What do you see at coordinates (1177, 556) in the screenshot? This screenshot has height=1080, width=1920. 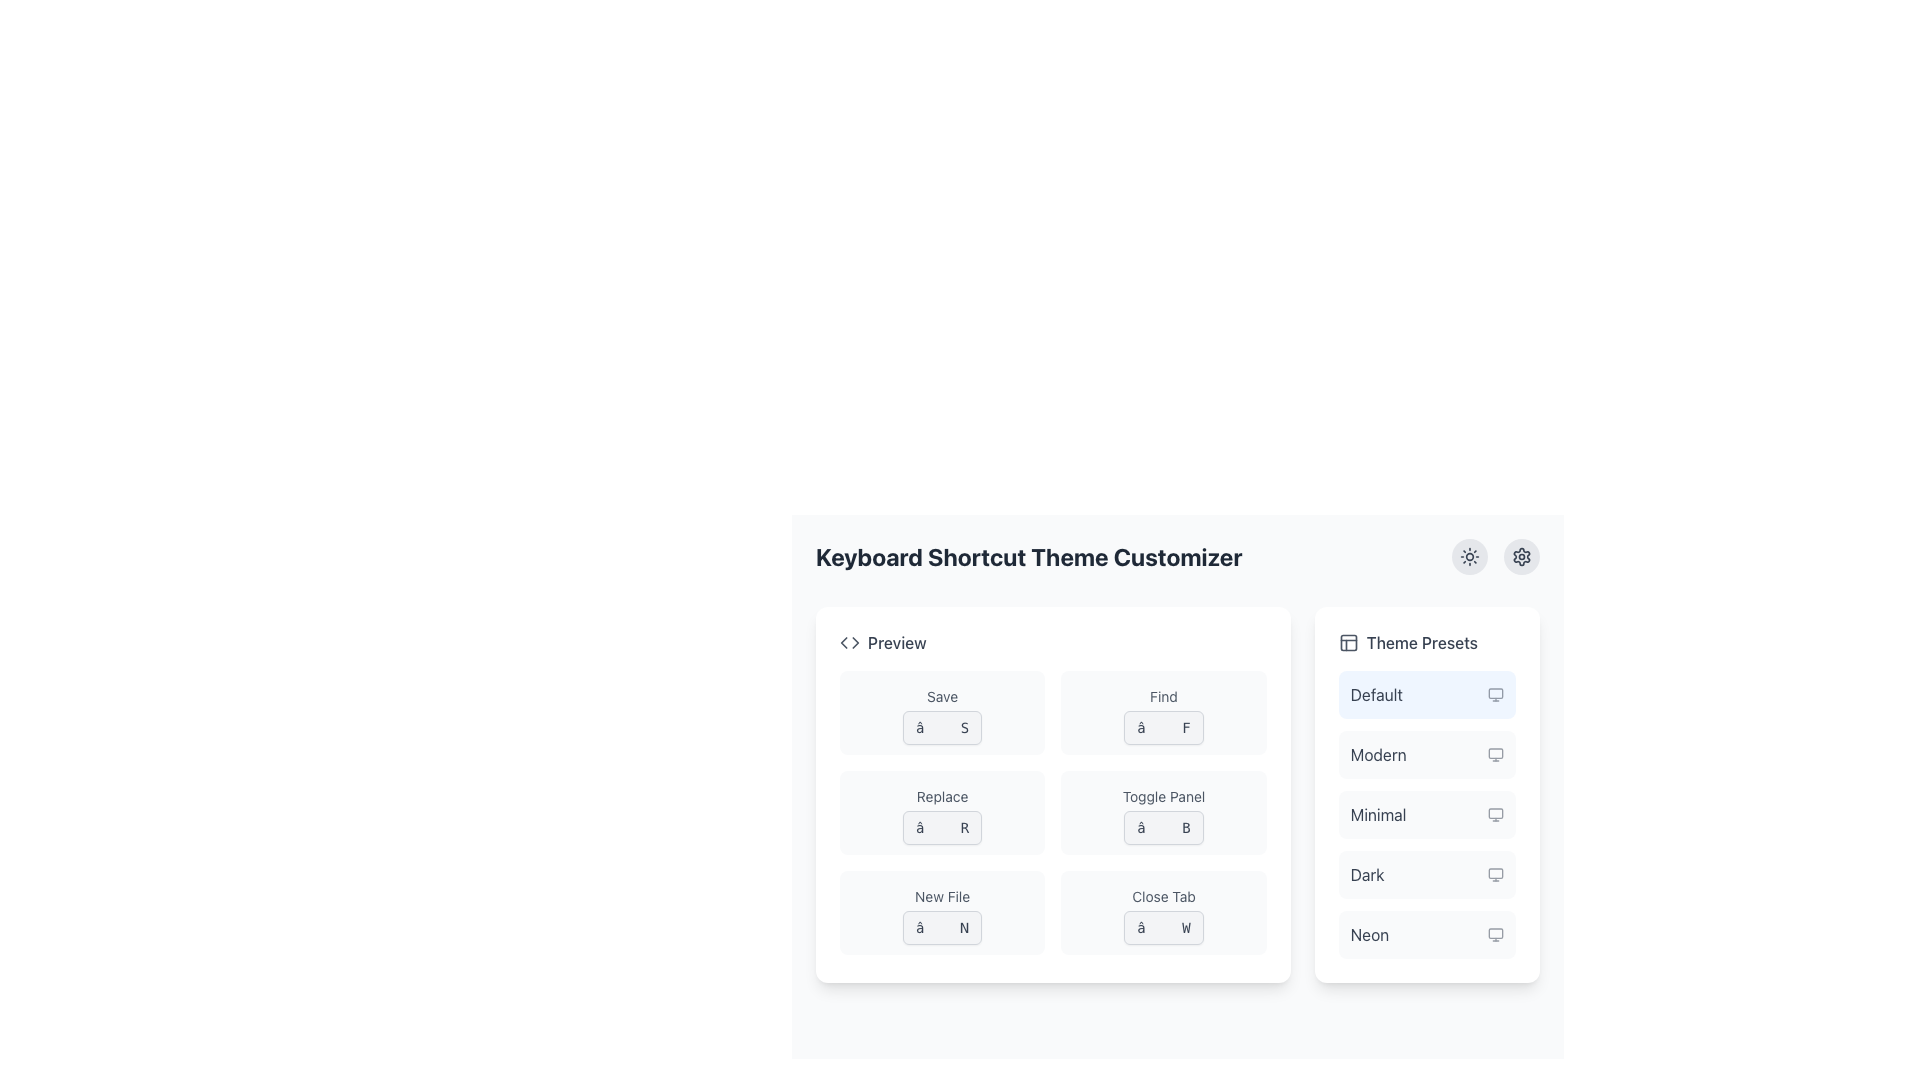 I see `text content of the header labeled 'Keyboard Shortcut Theme Customizer', which is styled in a large bold font and positioned at the top of the interface` at bounding box center [1177, 556].